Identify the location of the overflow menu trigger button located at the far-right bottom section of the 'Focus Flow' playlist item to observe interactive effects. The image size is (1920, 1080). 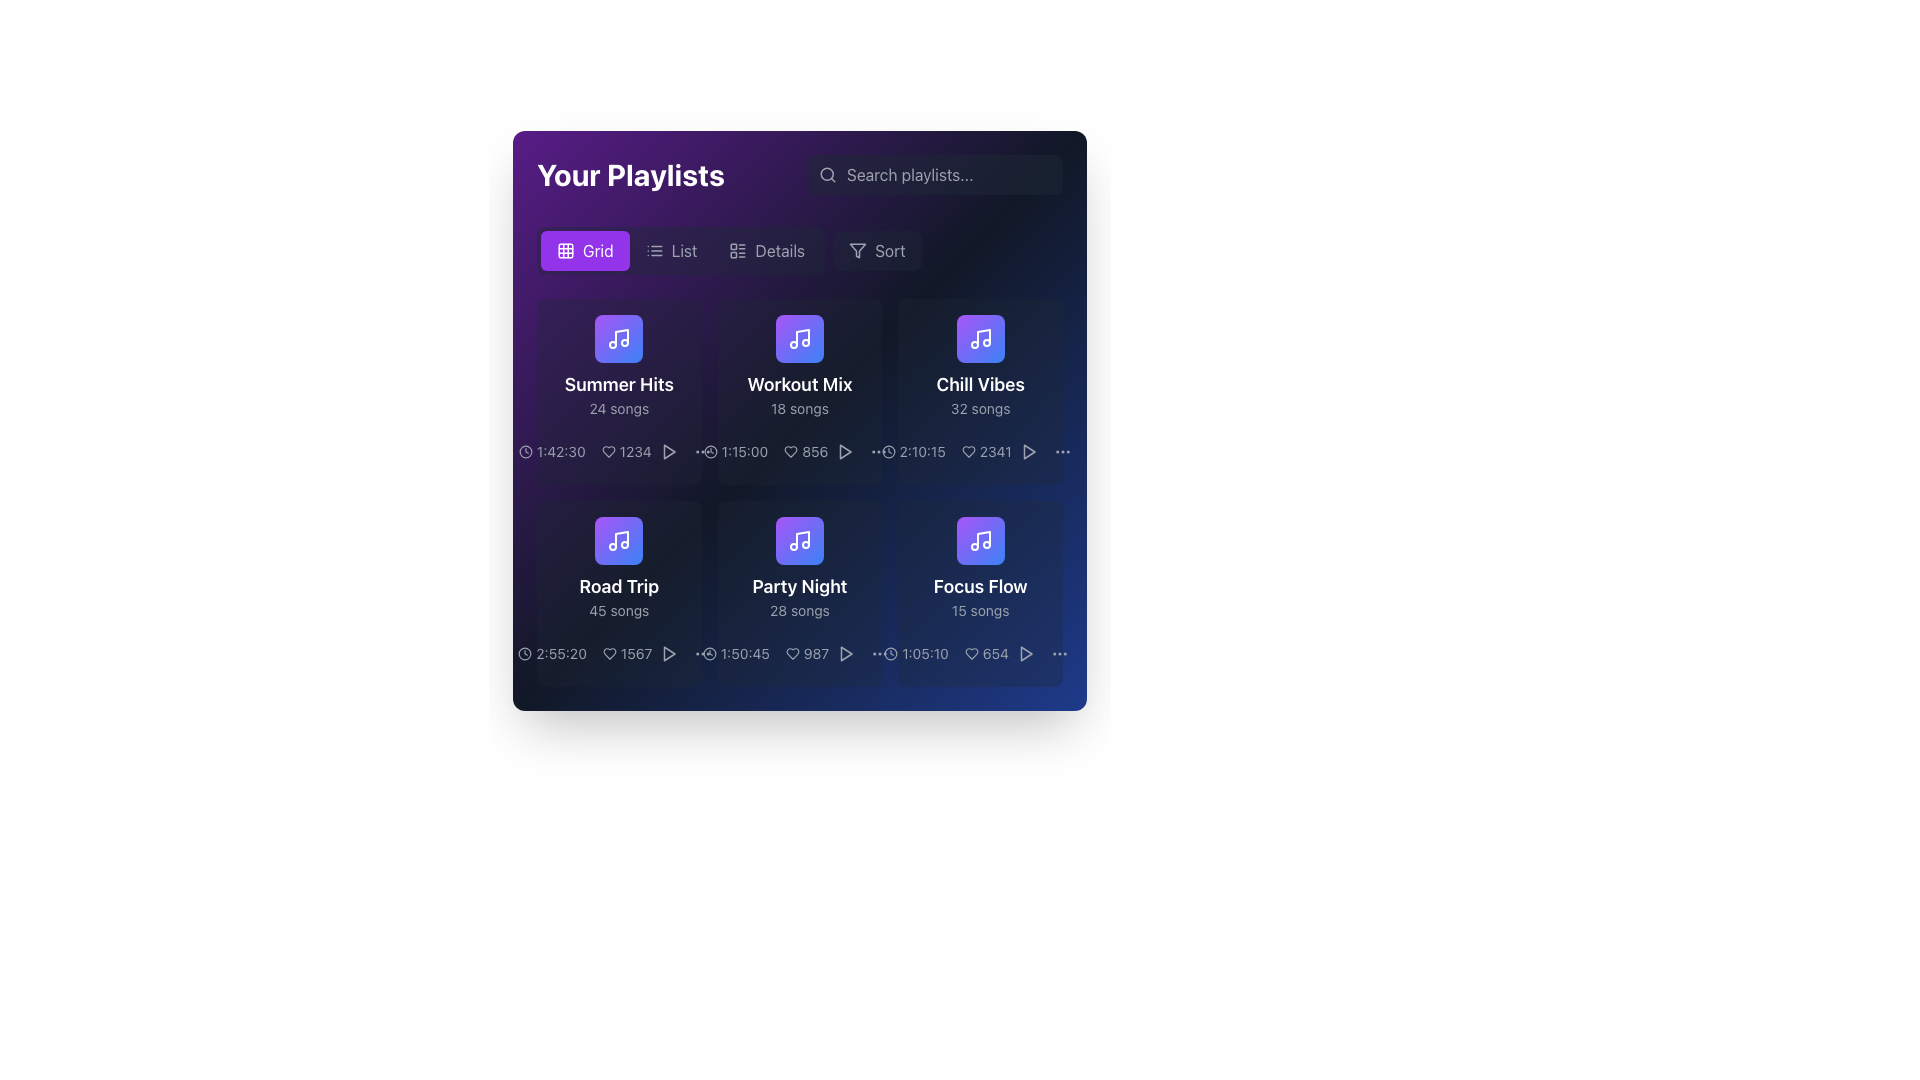
(1059, 654).